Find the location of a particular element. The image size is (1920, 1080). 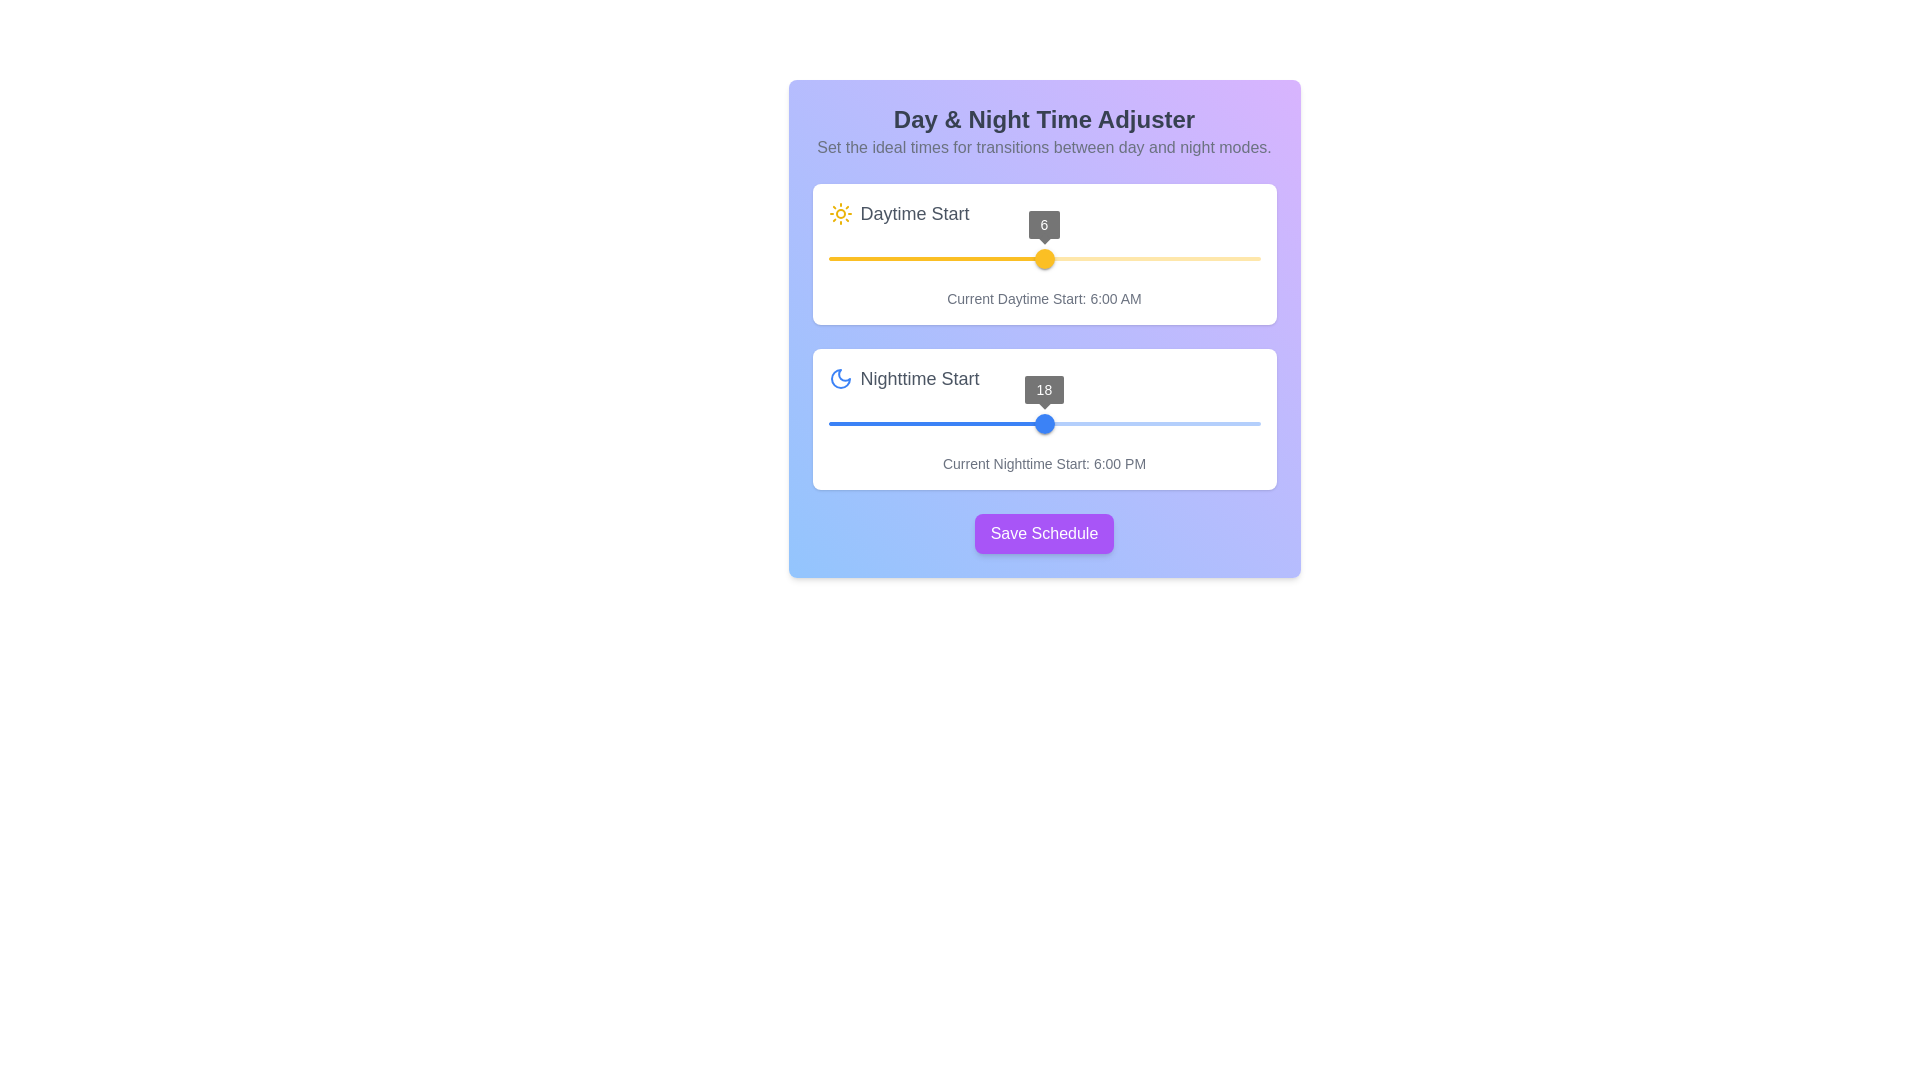

the nighttime slider is located at coordinates (881, 423).